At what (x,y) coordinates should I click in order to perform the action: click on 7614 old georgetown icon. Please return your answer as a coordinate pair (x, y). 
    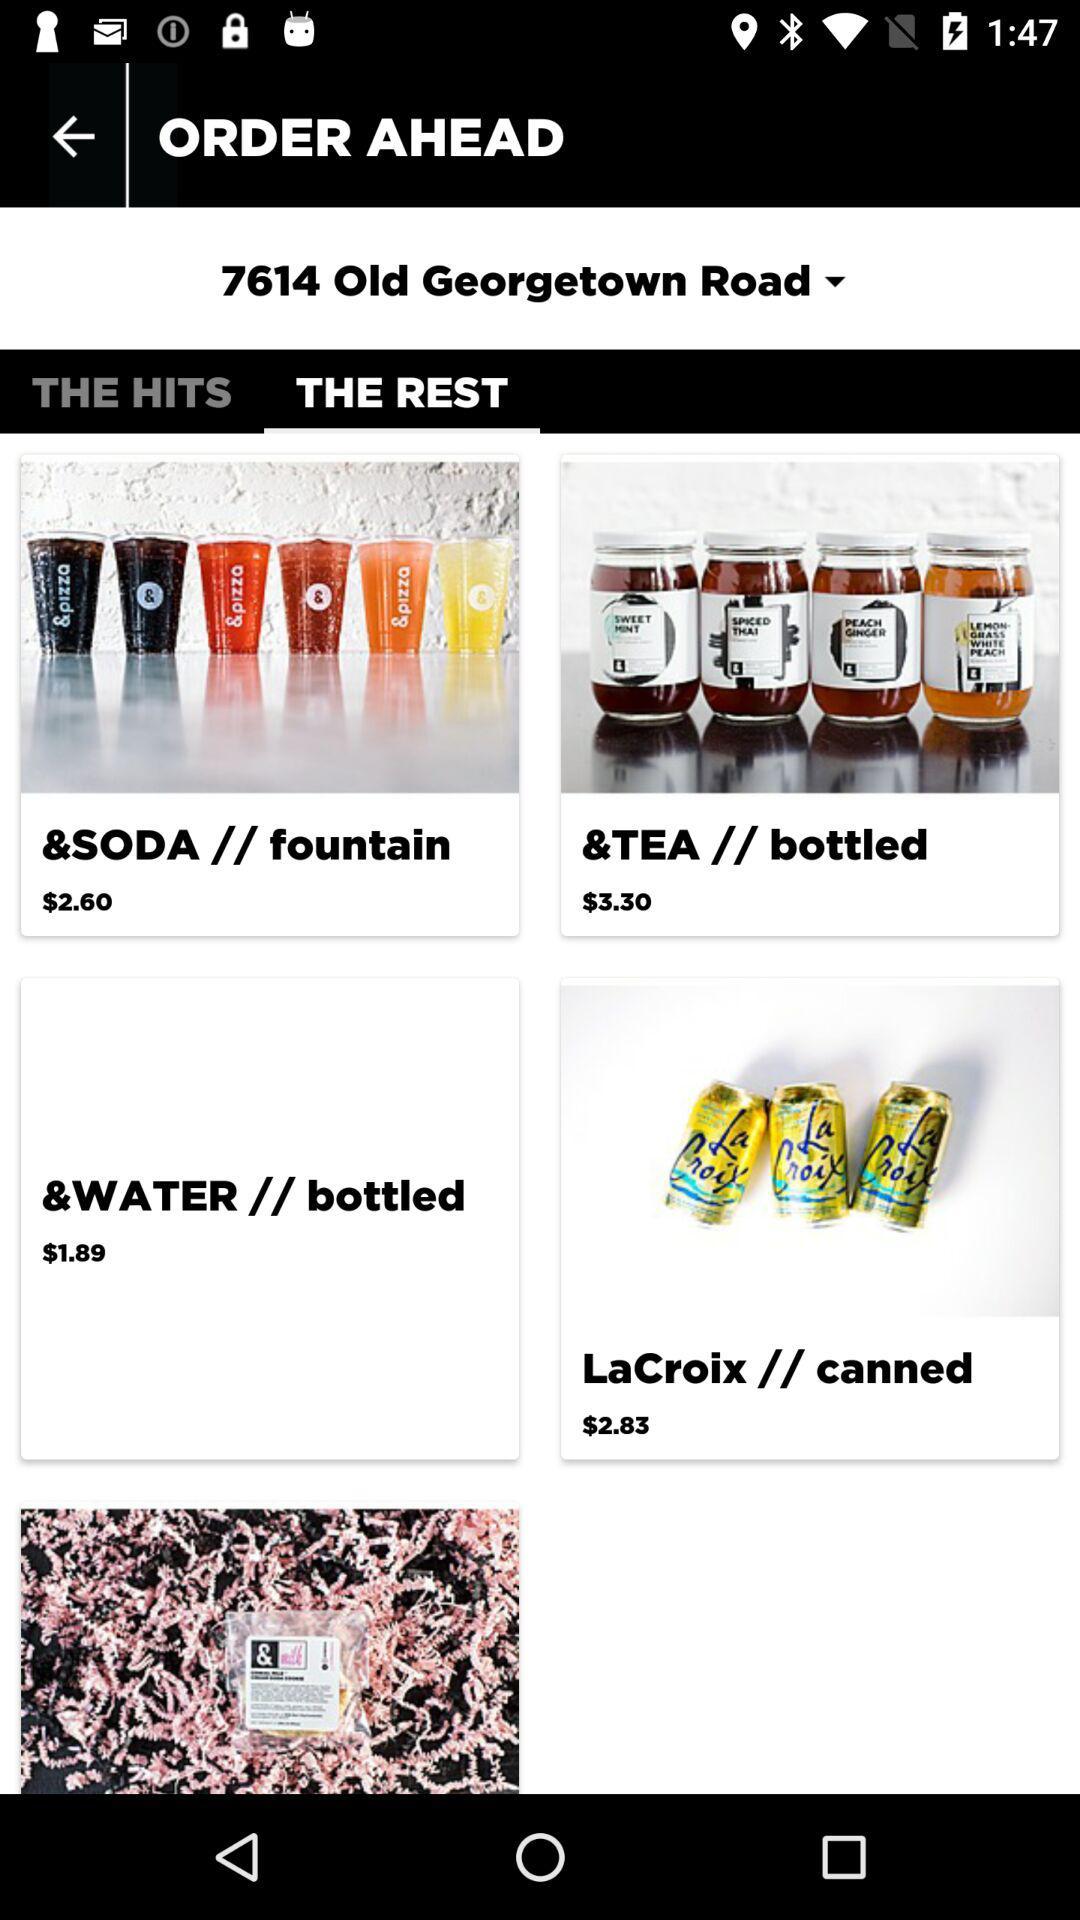
    Looking at the image, I should click on (538, 278).